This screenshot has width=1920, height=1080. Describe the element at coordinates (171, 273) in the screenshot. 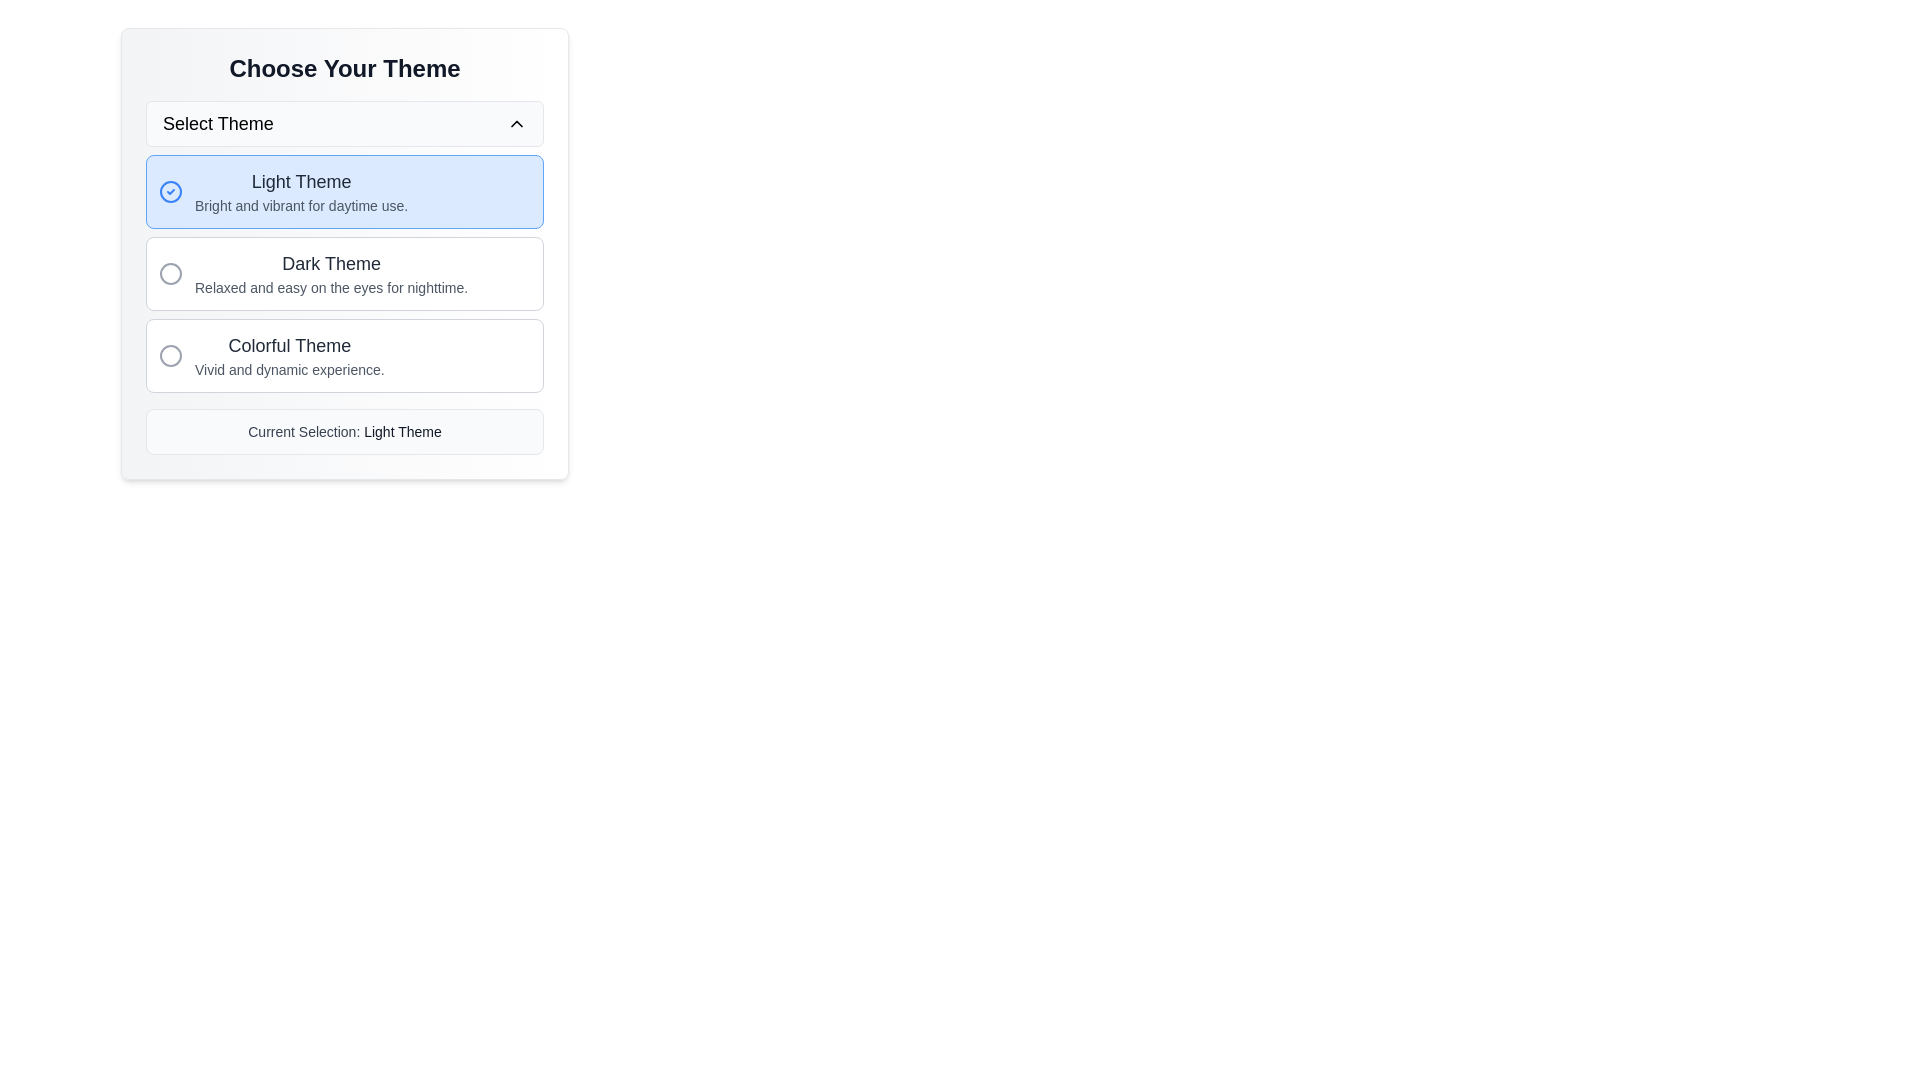

I see `the unselected circular graphic indicator for the 'Dark Theme' option` at that location.